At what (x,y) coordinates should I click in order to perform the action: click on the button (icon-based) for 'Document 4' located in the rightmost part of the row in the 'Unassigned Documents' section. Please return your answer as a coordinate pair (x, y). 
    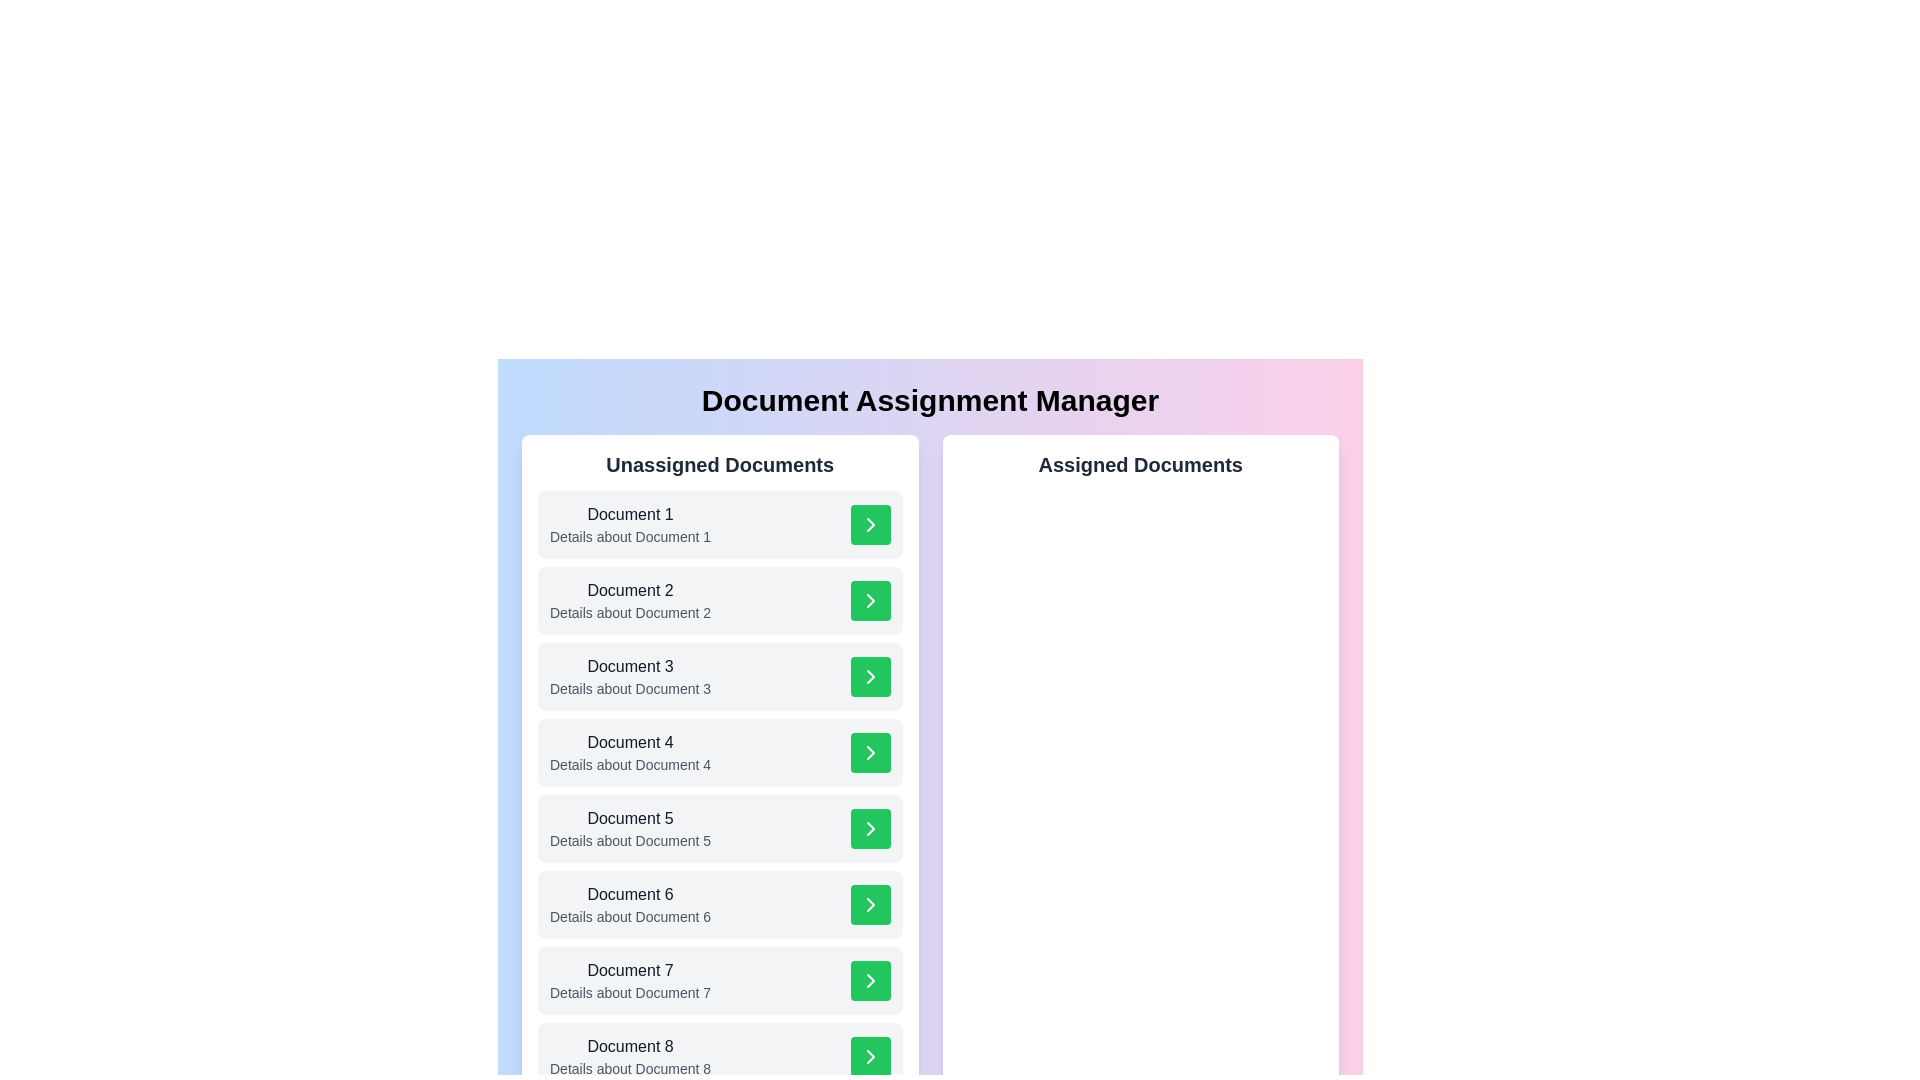
    Looking at the image, I should click on (870, 752).